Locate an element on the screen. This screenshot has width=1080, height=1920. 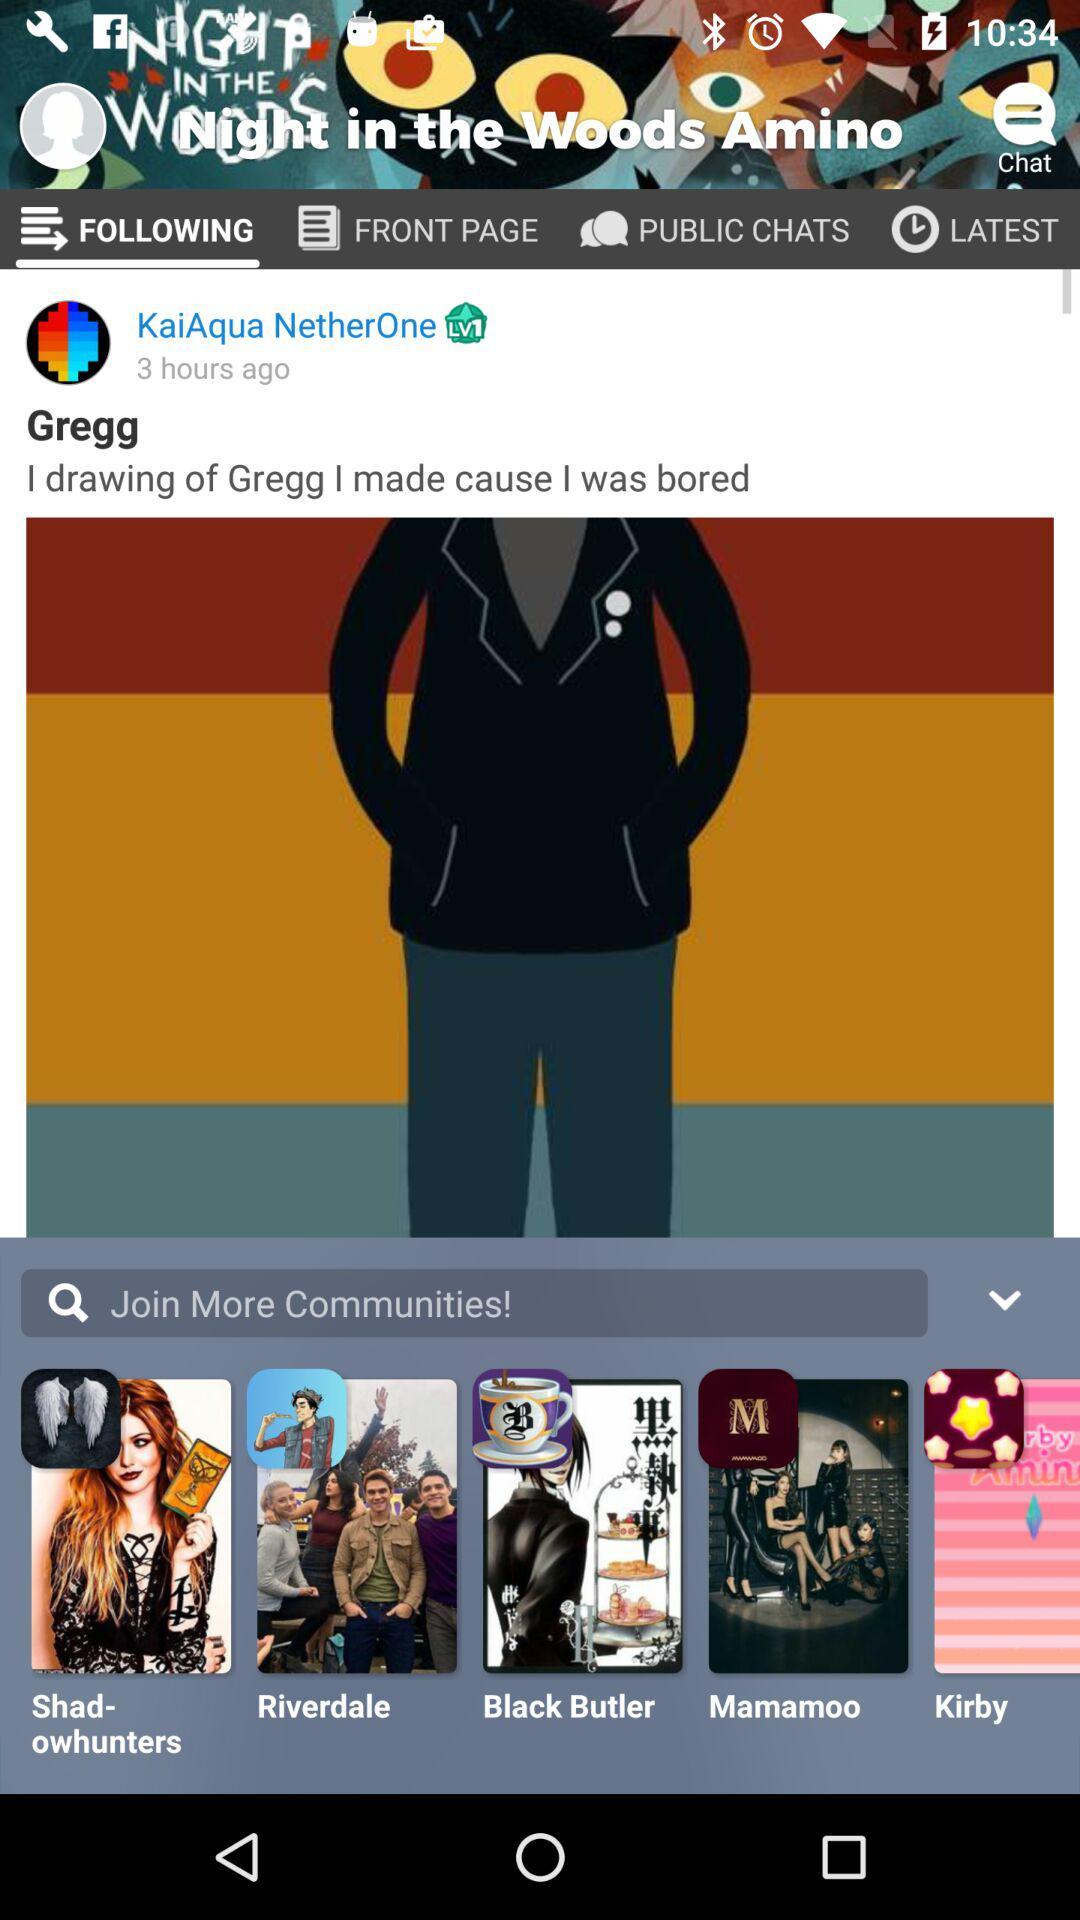
the image on the right next to the first image on the bottom corner of the web page is located at coordinates (299, 1420).